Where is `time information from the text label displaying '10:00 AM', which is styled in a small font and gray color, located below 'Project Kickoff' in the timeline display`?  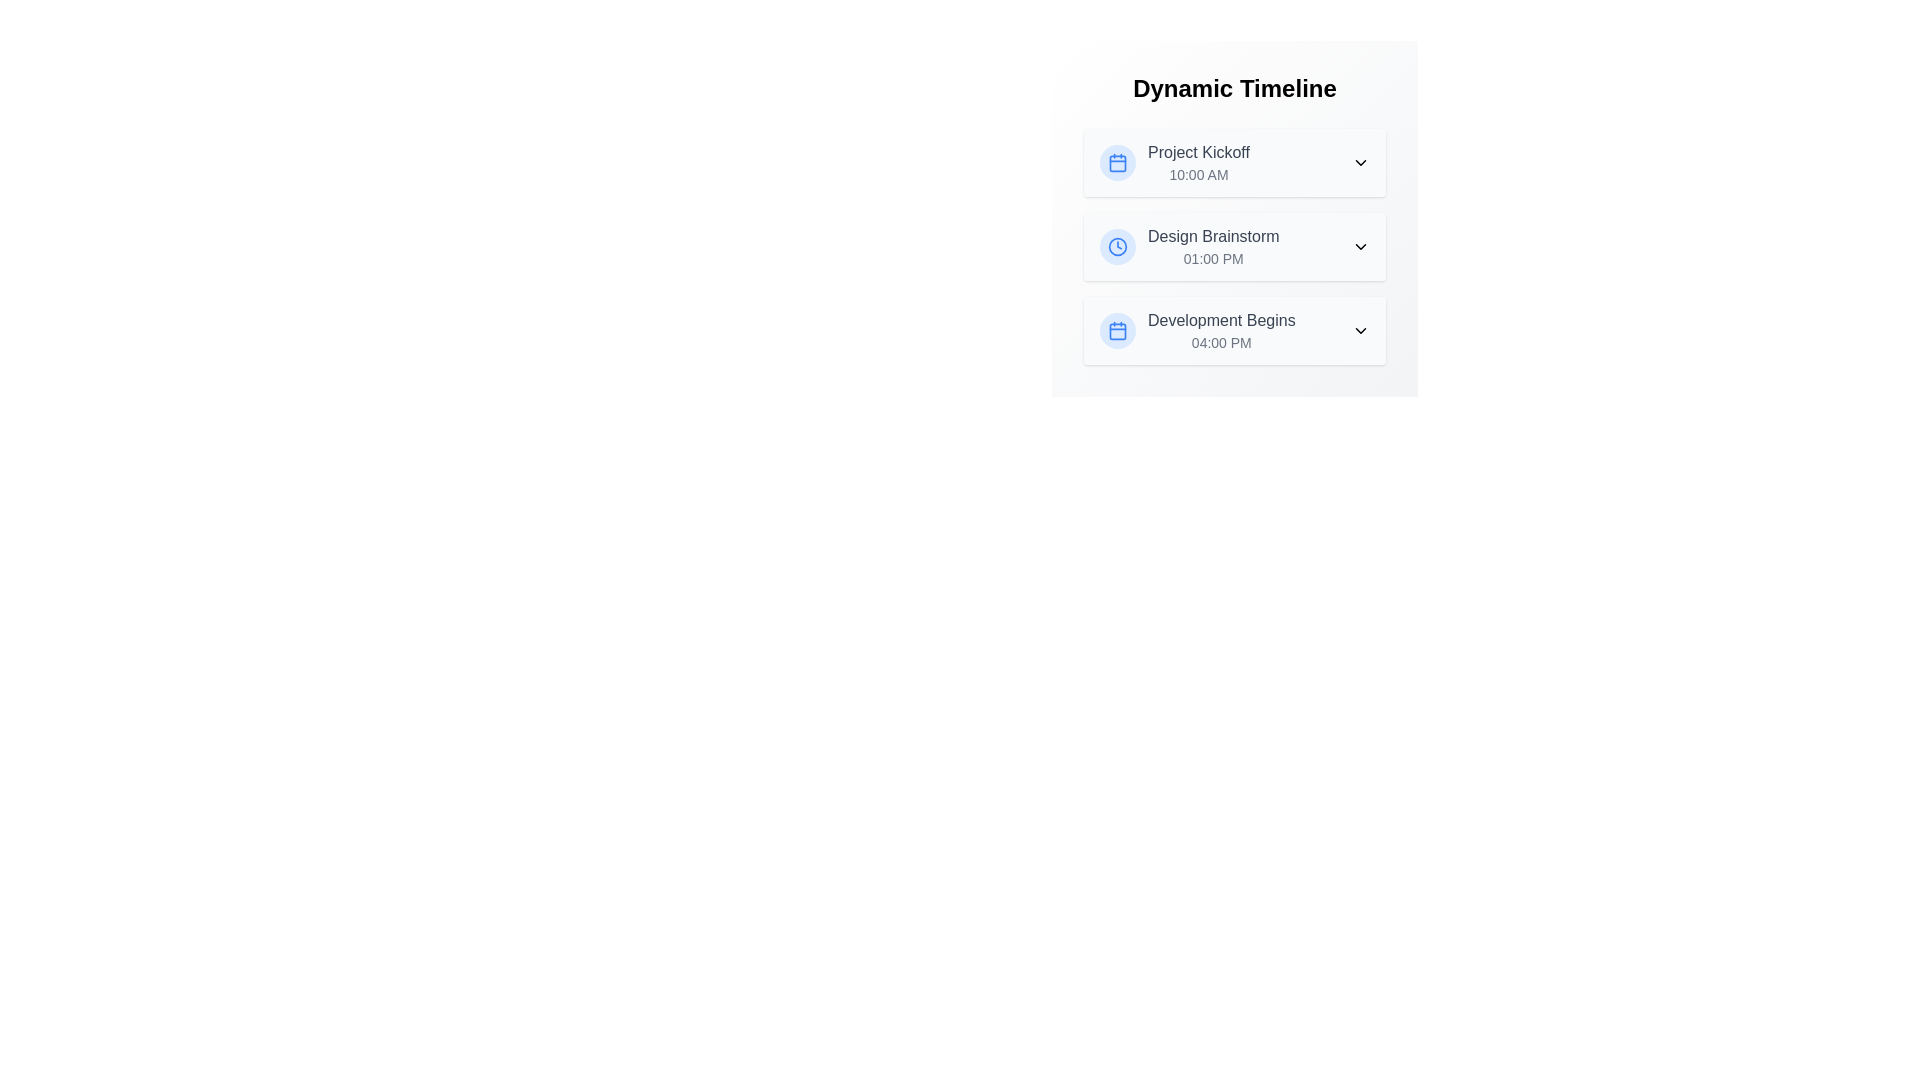 time information from the text label displaying '10:00 AM', which is styled in a small font and gray color, located below 'Project Kickoff' in the timeline display is located at coordinates (1199, 173).